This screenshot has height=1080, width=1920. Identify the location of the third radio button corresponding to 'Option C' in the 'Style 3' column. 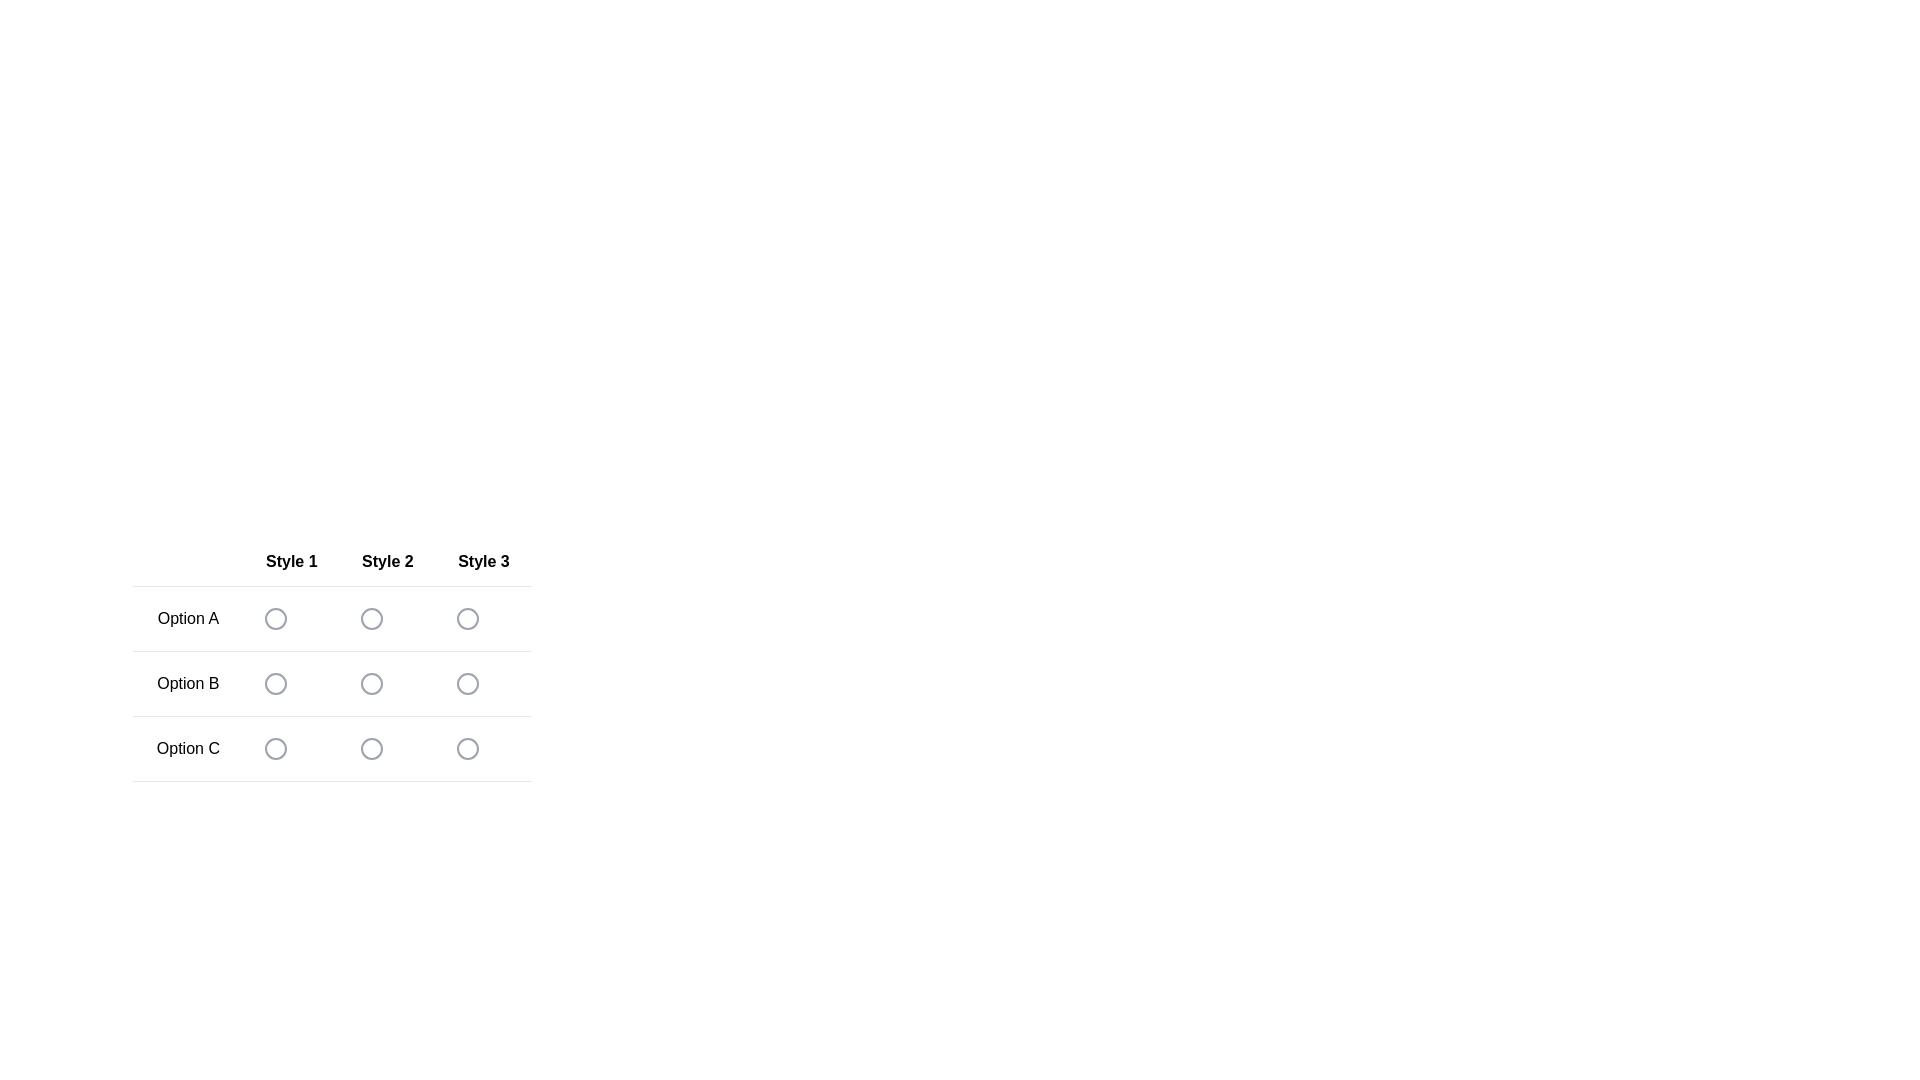
(484, 748).